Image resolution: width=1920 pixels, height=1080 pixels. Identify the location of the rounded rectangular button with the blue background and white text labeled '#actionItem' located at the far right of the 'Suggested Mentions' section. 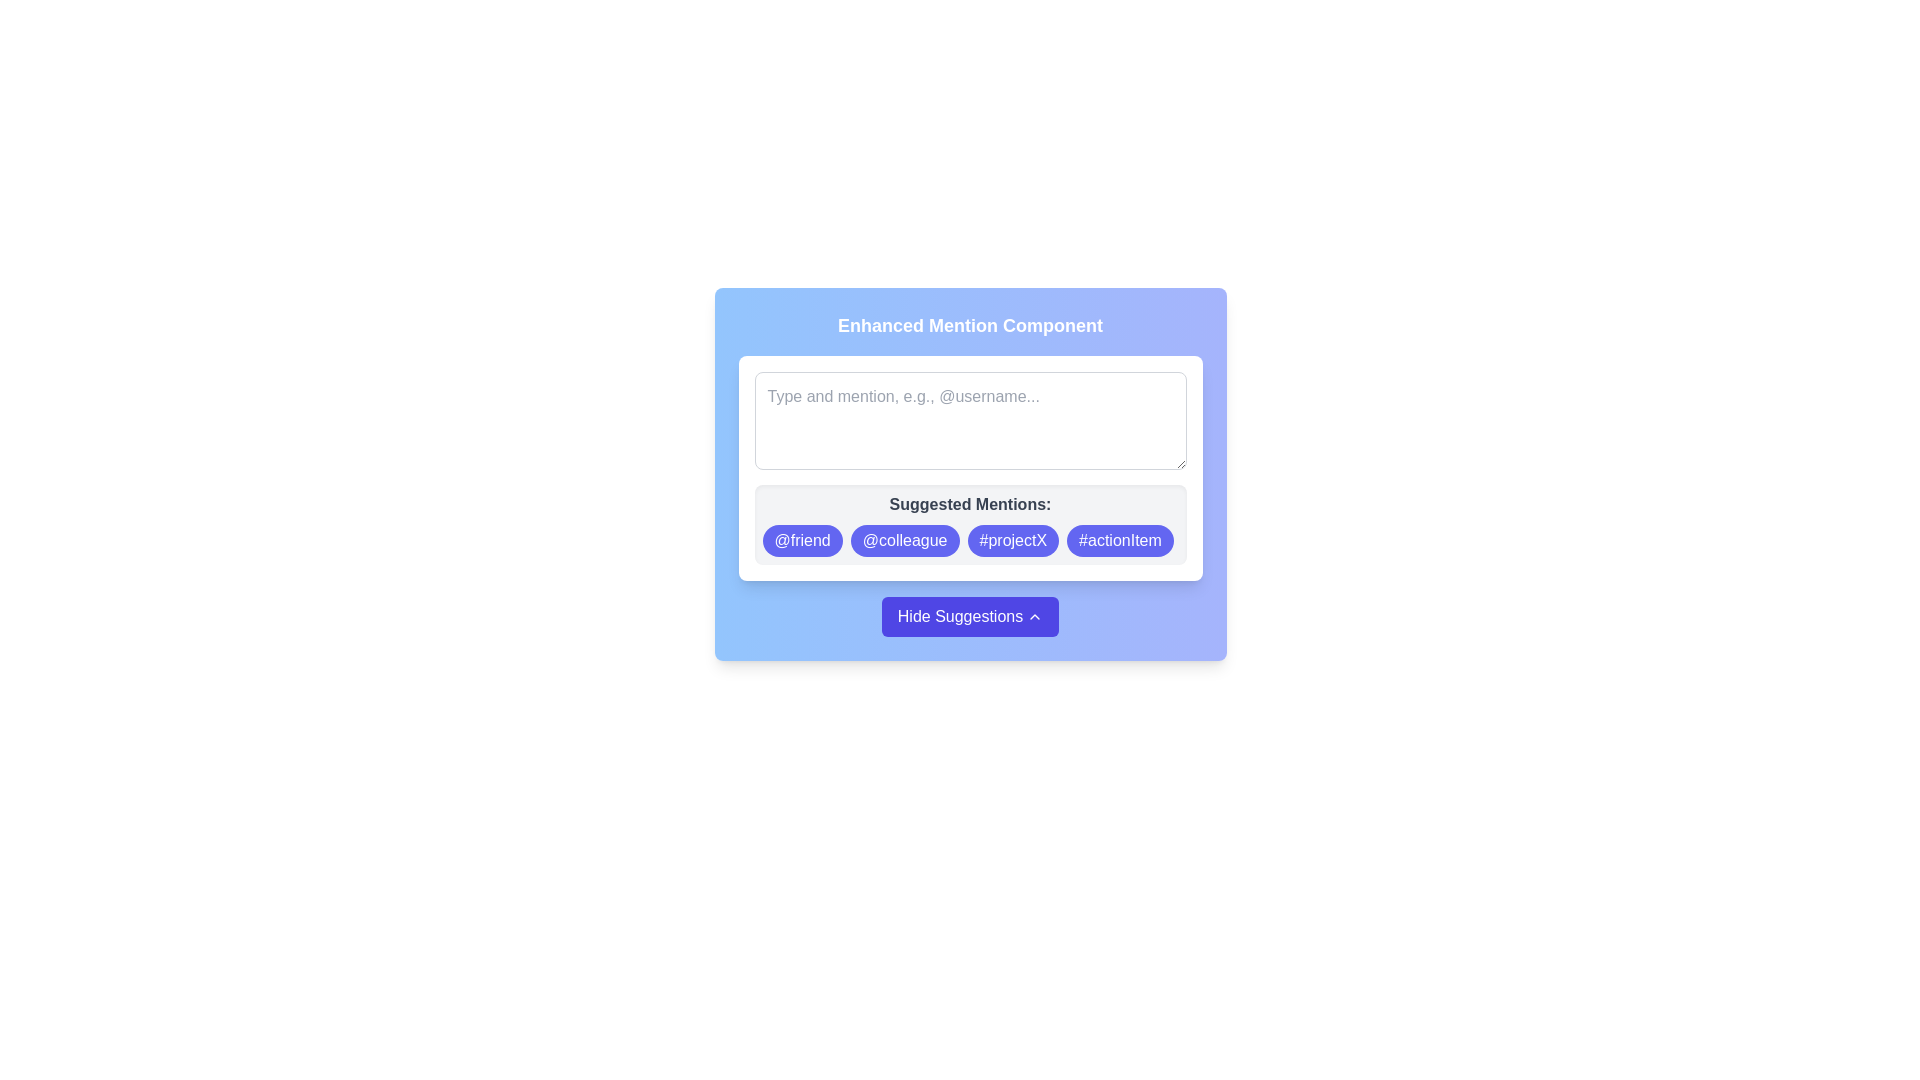
(1118, 540).